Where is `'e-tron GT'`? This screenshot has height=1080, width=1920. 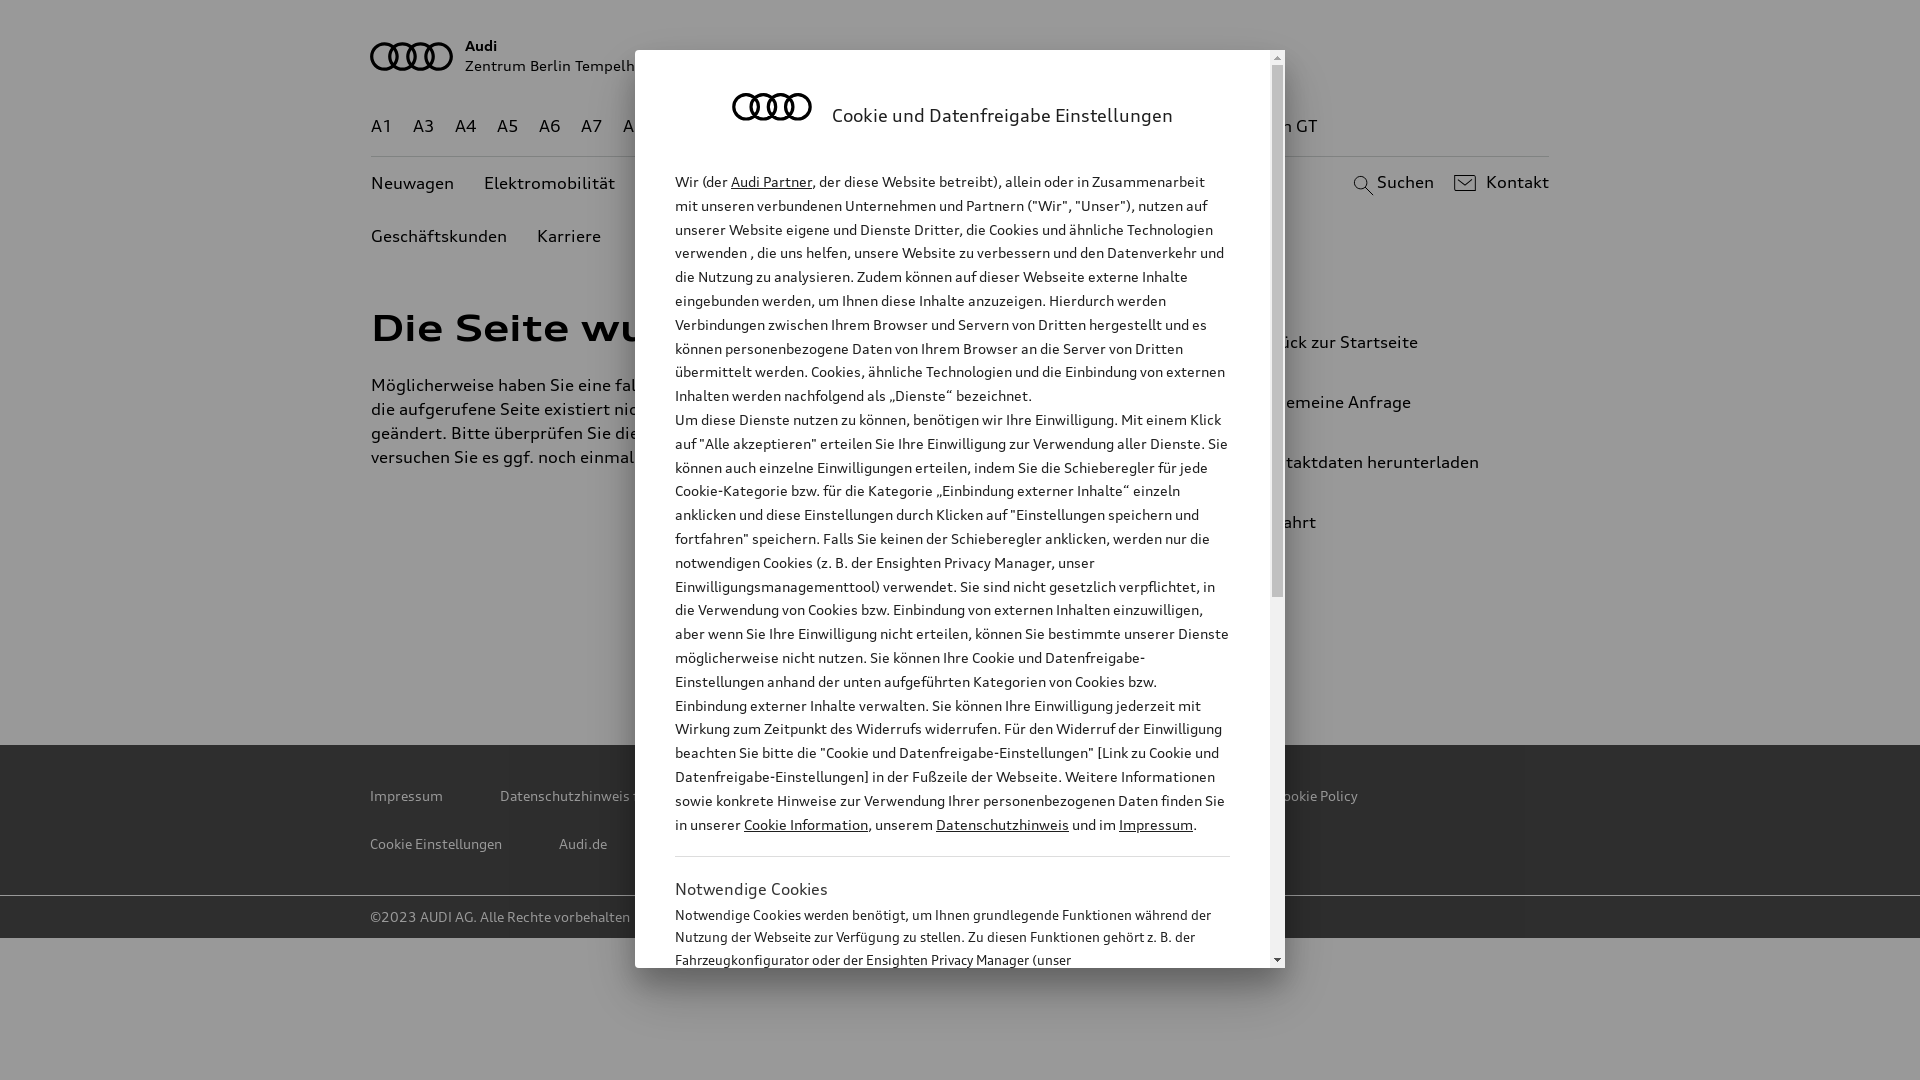
'e-tron GT' is located at coordinates (1280, 126).